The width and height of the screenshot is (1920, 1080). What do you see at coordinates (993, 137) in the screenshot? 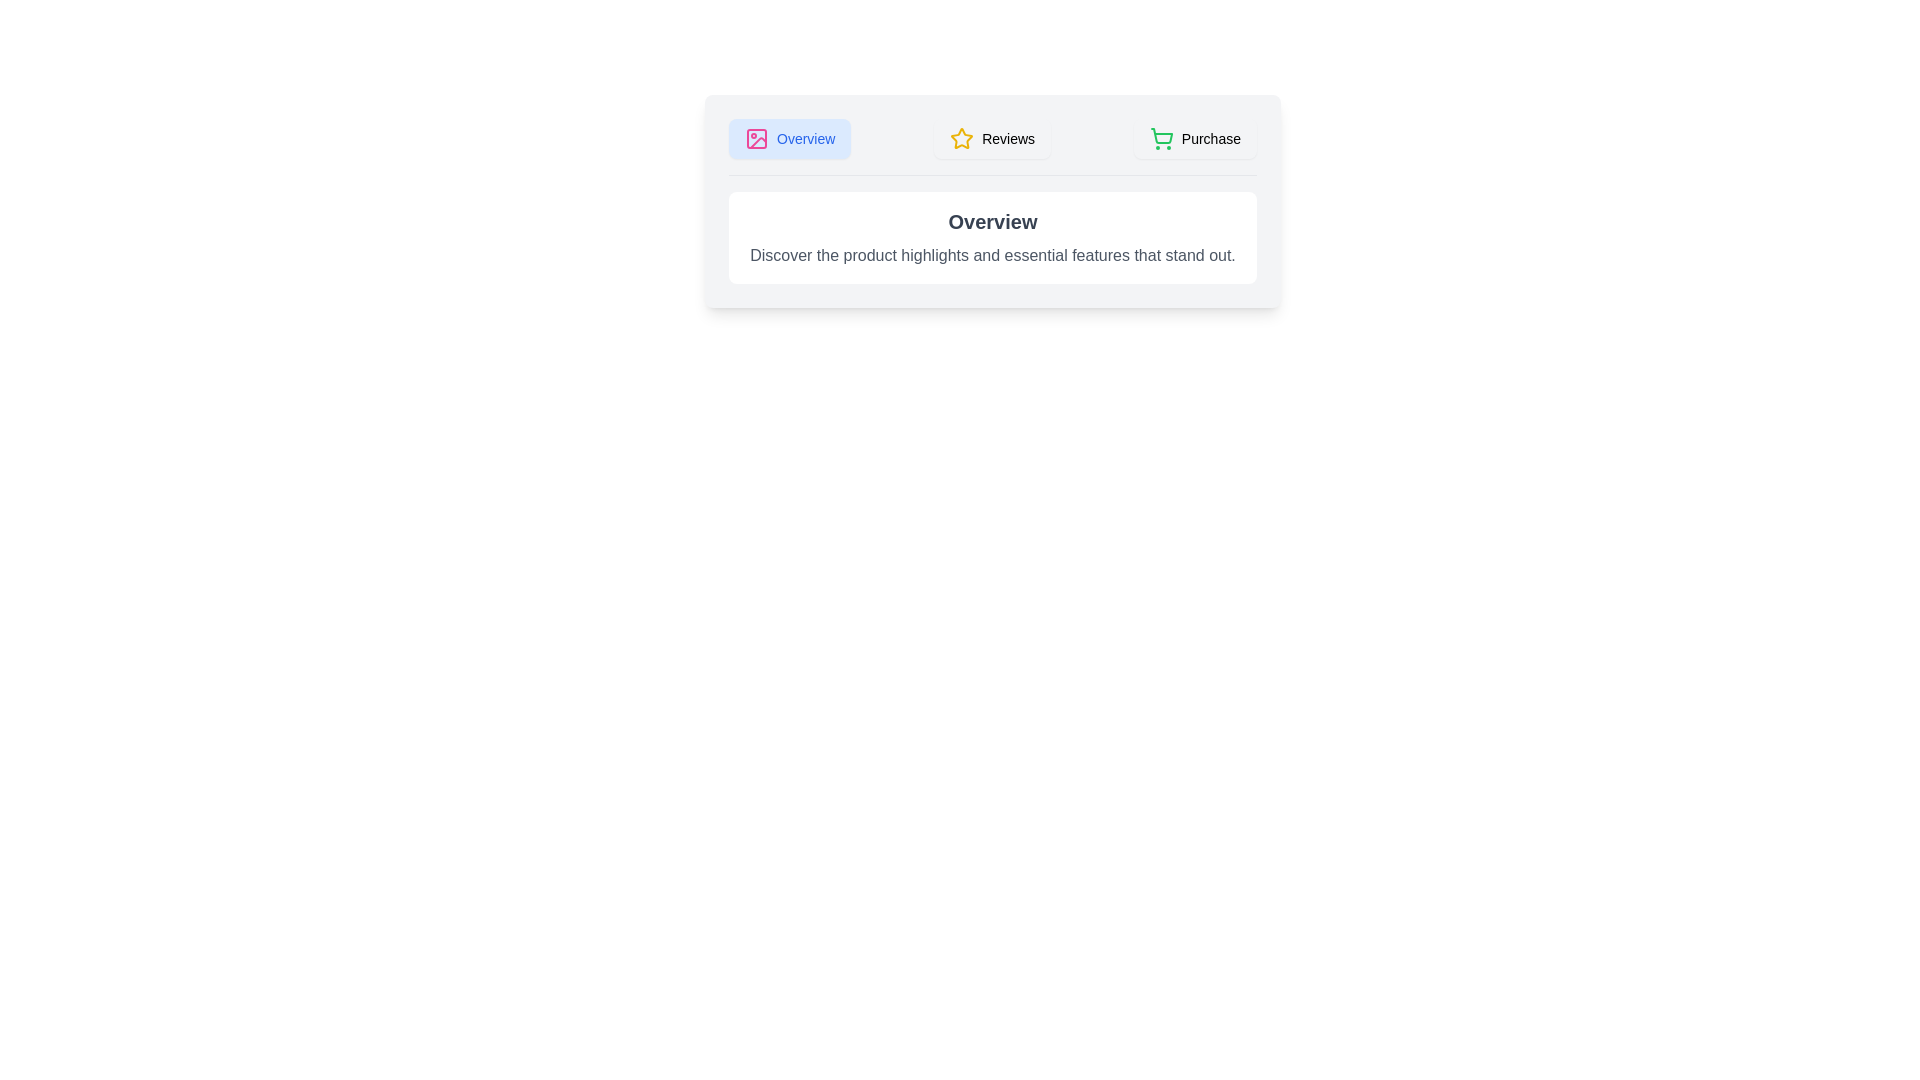
I see `the Reviews tab to view its content` at bounding box center [993, 137].